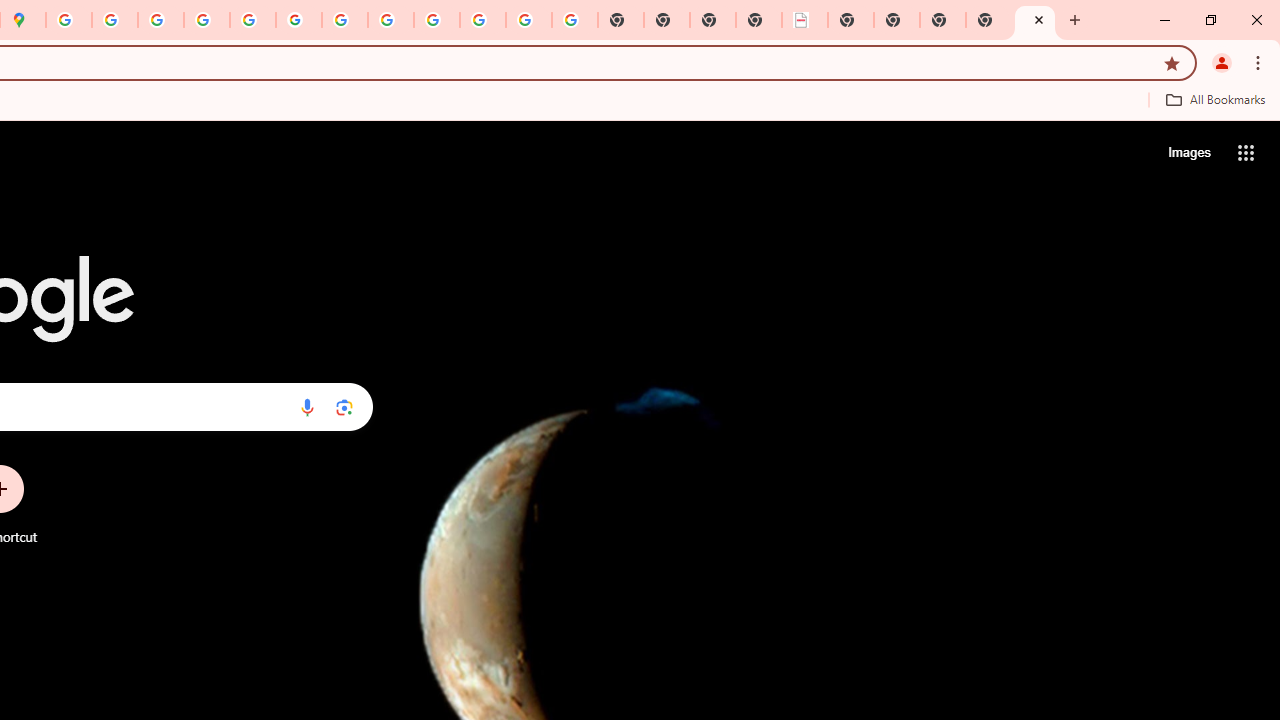 Image resolution: width=1280 pixels, height=720 pixels. Describe the element at coordinates (345, 20) in the screenshot. I see `'YouTube'` at that location.